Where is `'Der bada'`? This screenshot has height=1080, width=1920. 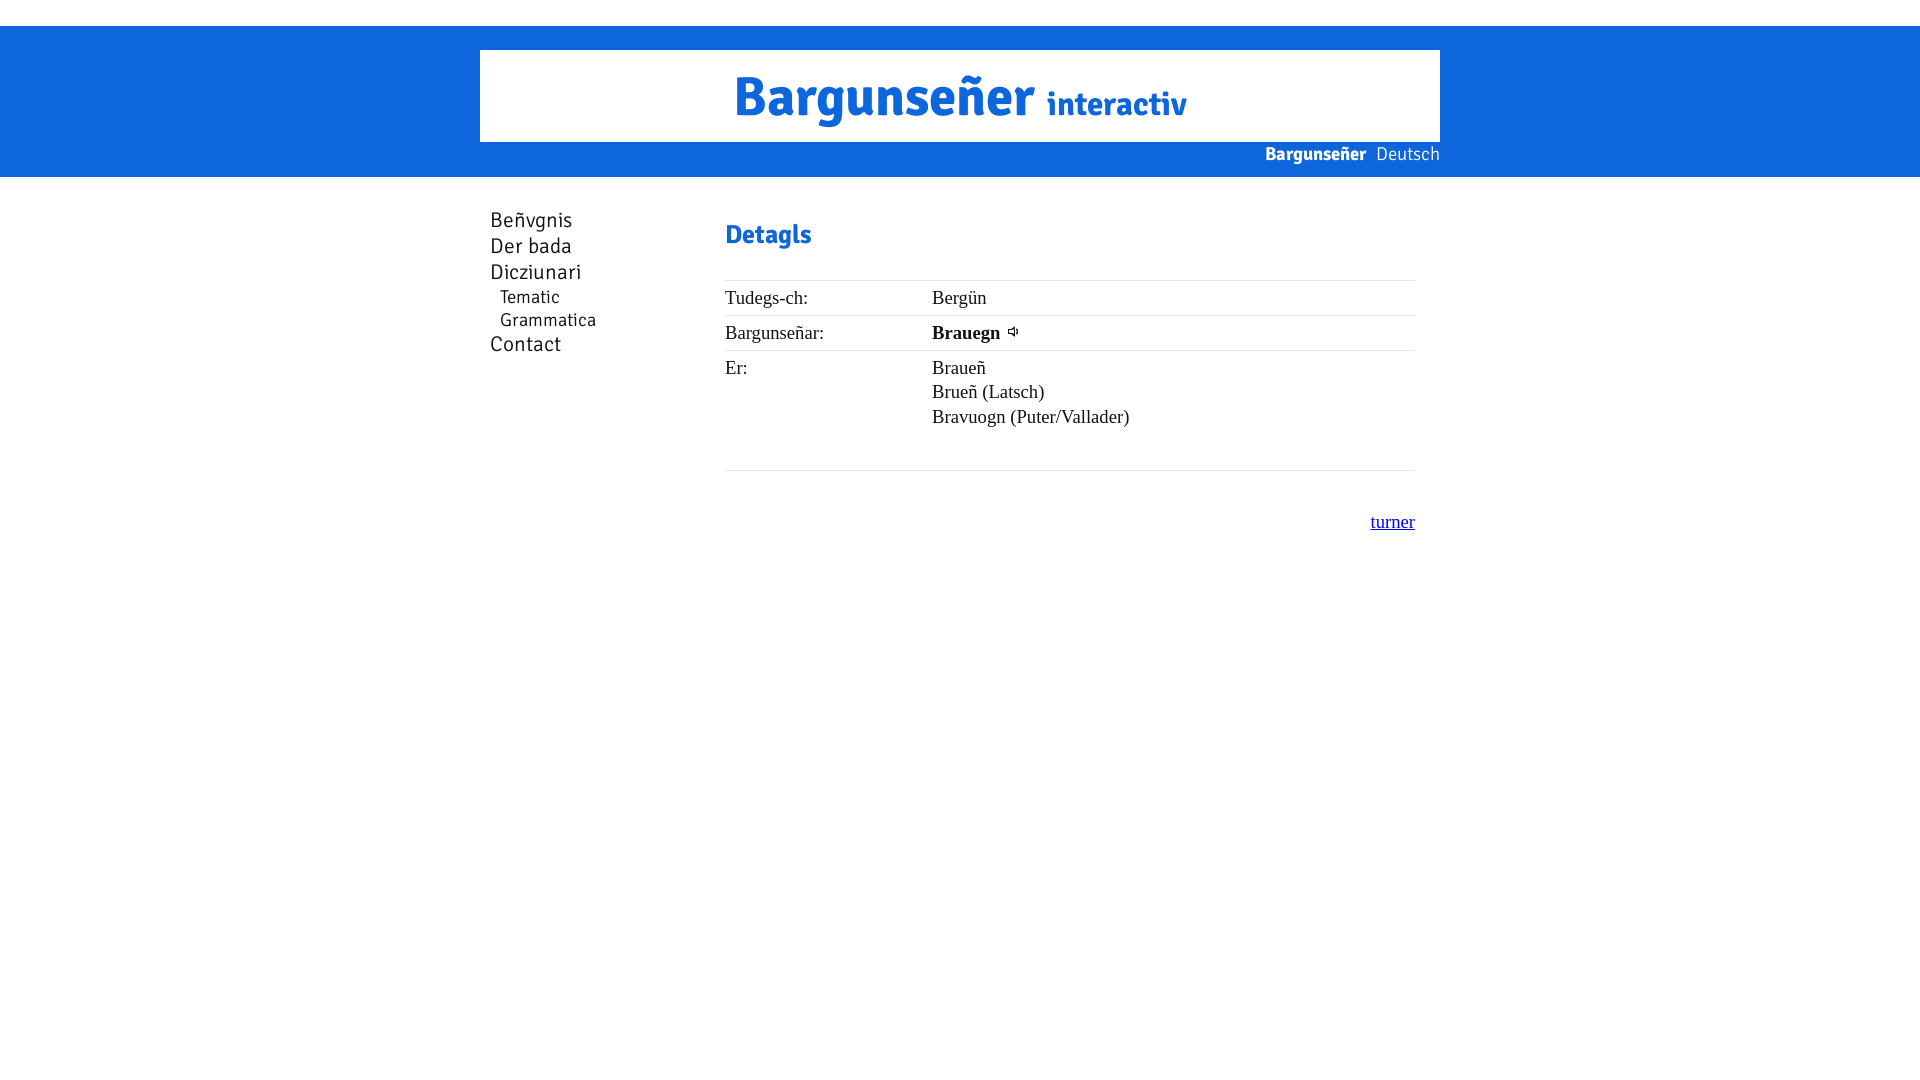 'Der bada' is located at coordinates (489, 245).